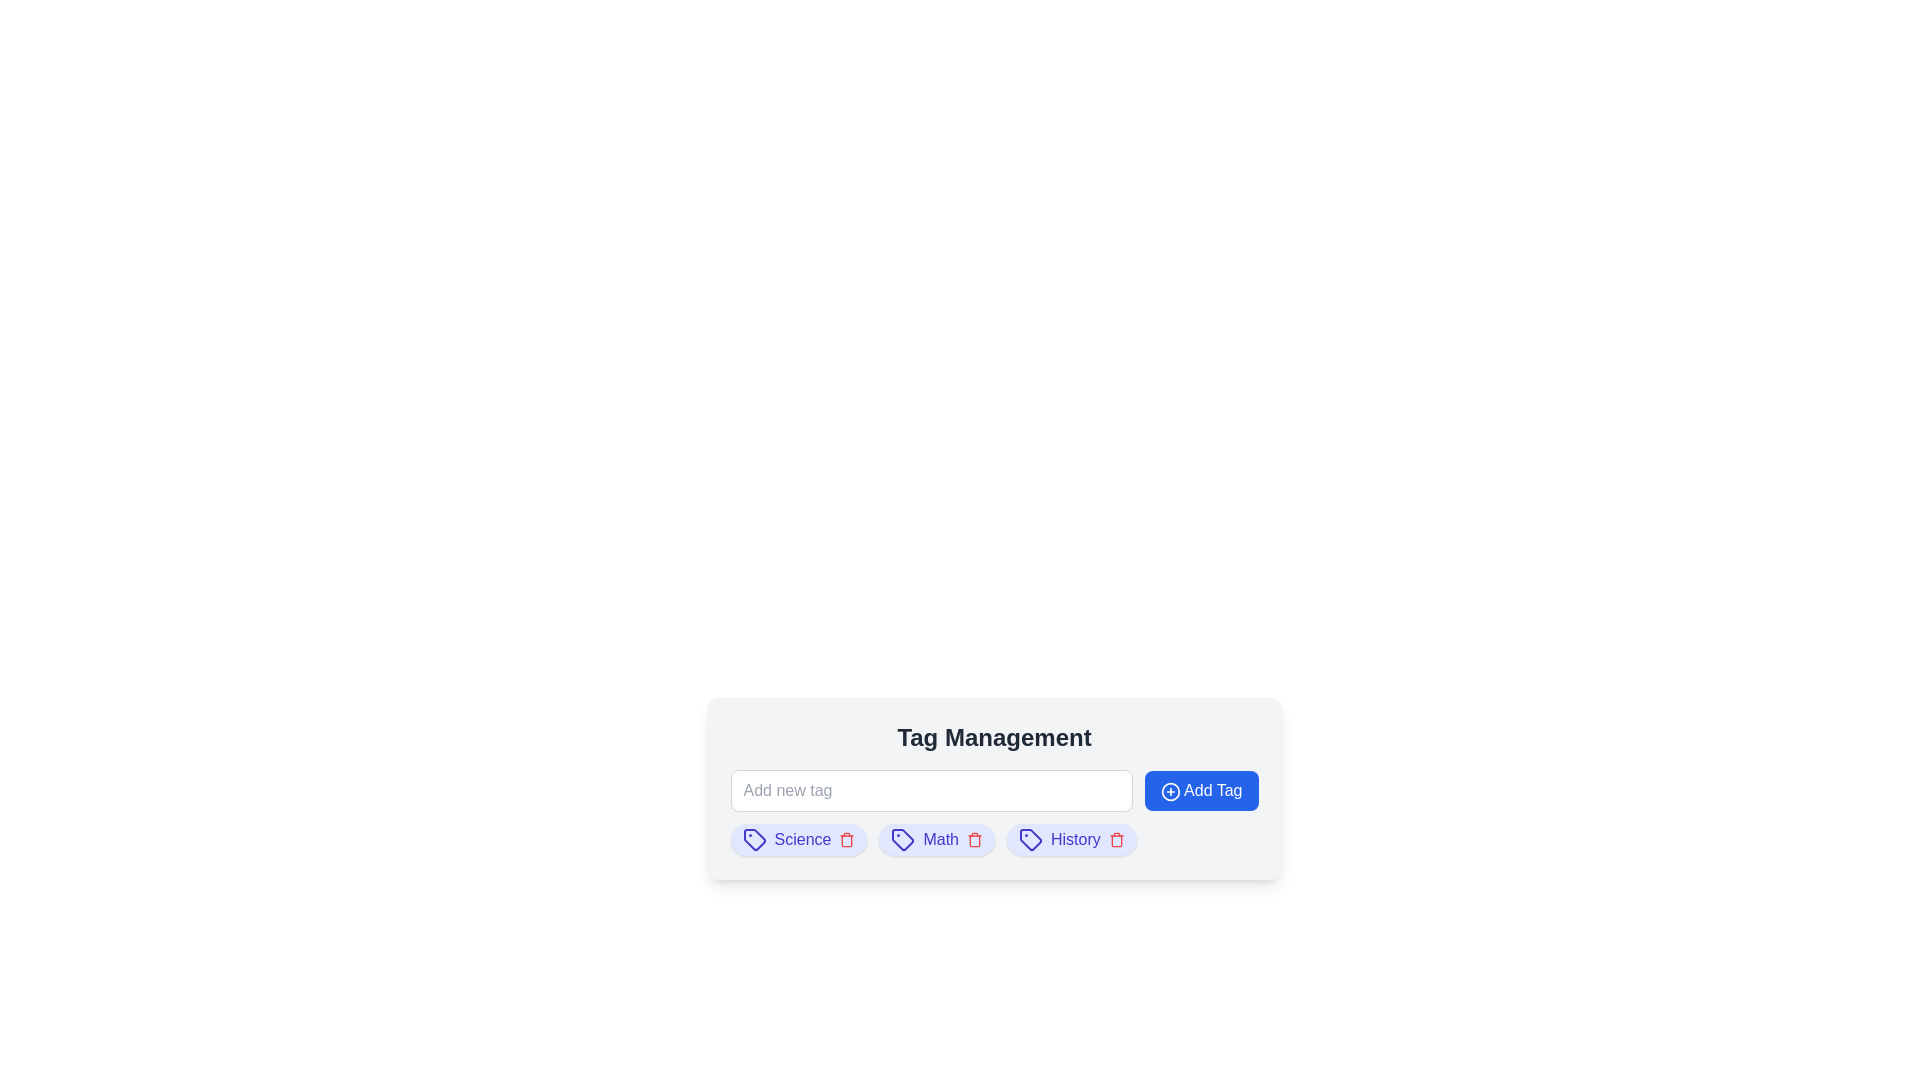 Image resolution: width=1920 pixels, height=1080 pixels. What do you see at coordinates (974, 840) in the screenshot?
I see `the trash icon` at bounding box center [974, 840].